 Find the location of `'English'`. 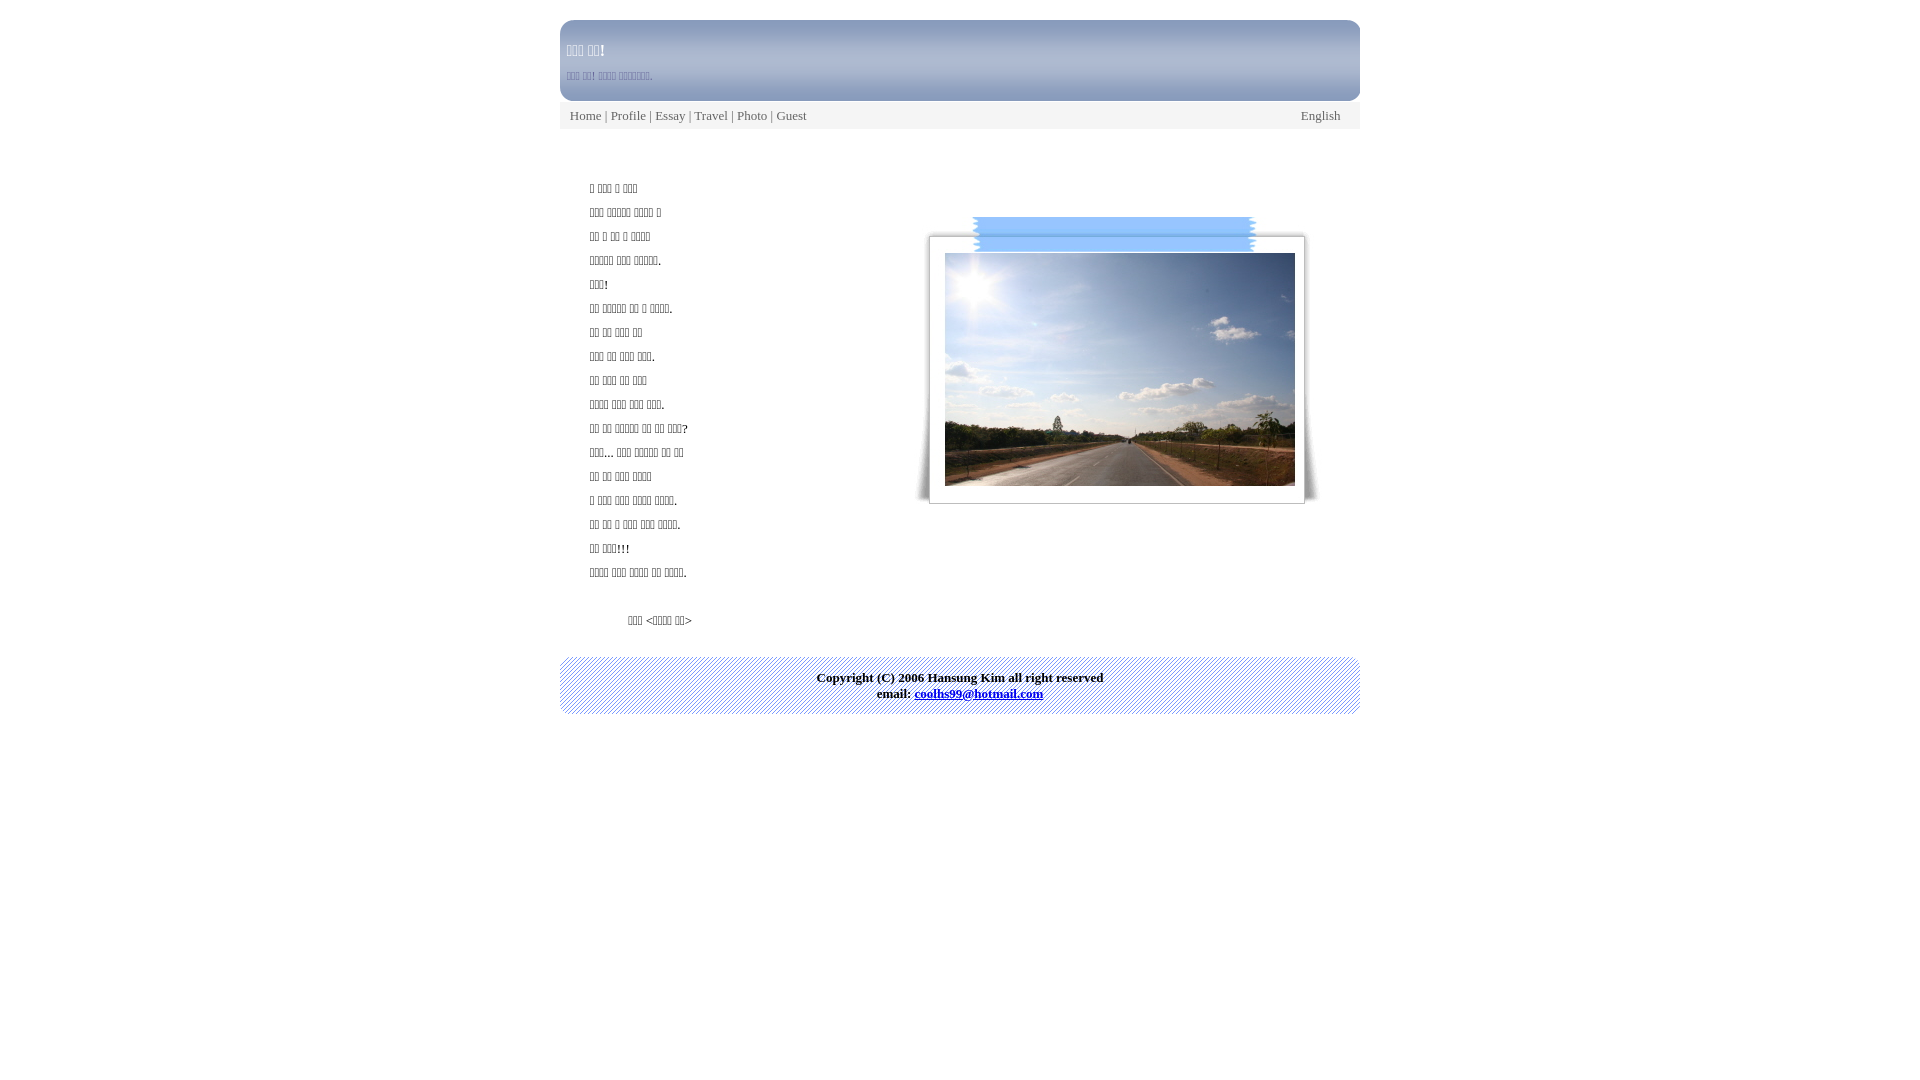

'English' is located at coordinates (1300, 115).